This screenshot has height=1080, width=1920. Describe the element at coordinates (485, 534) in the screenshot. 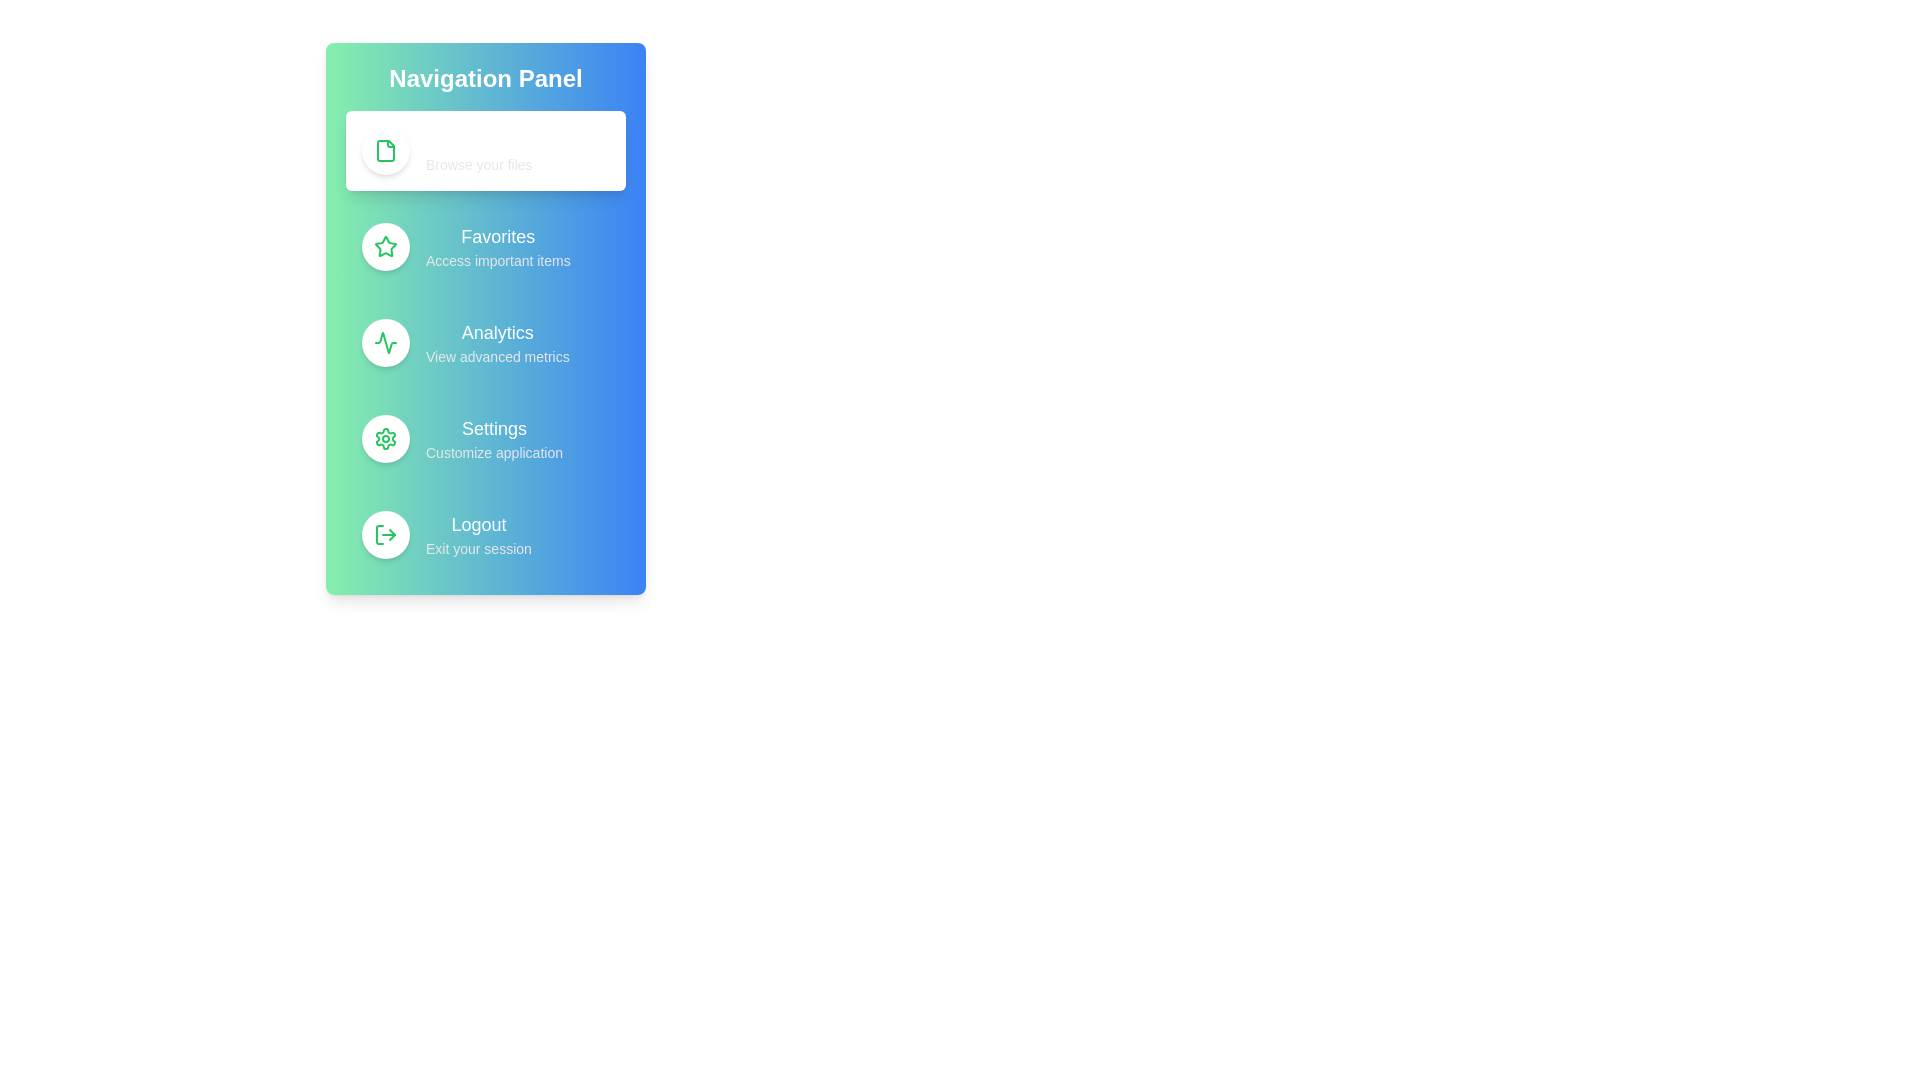

I see `the menu item 'Logout' to observe visual feedback` at that location.